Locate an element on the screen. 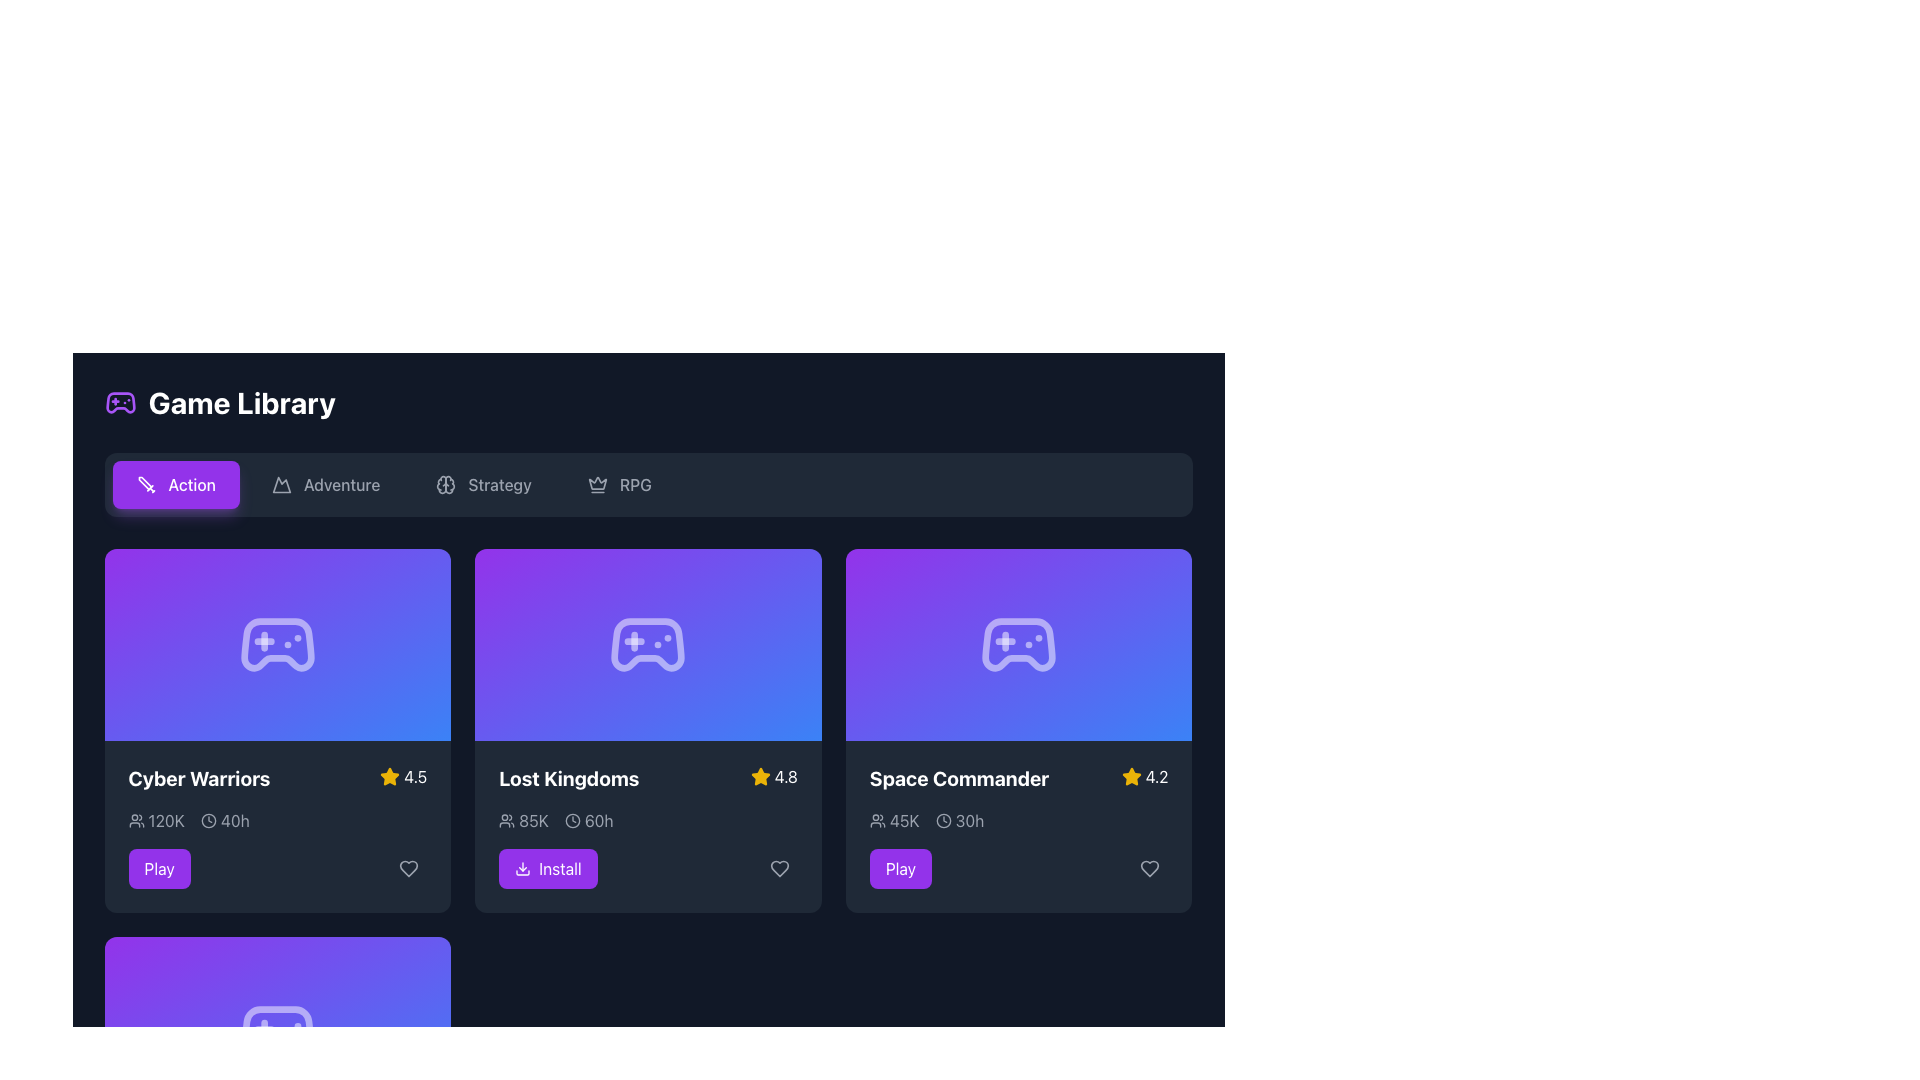  the category filter button for 'Action' games located below the 'Game Library' title to filter the list for 'Action' games is located at coordinates (176, 485).